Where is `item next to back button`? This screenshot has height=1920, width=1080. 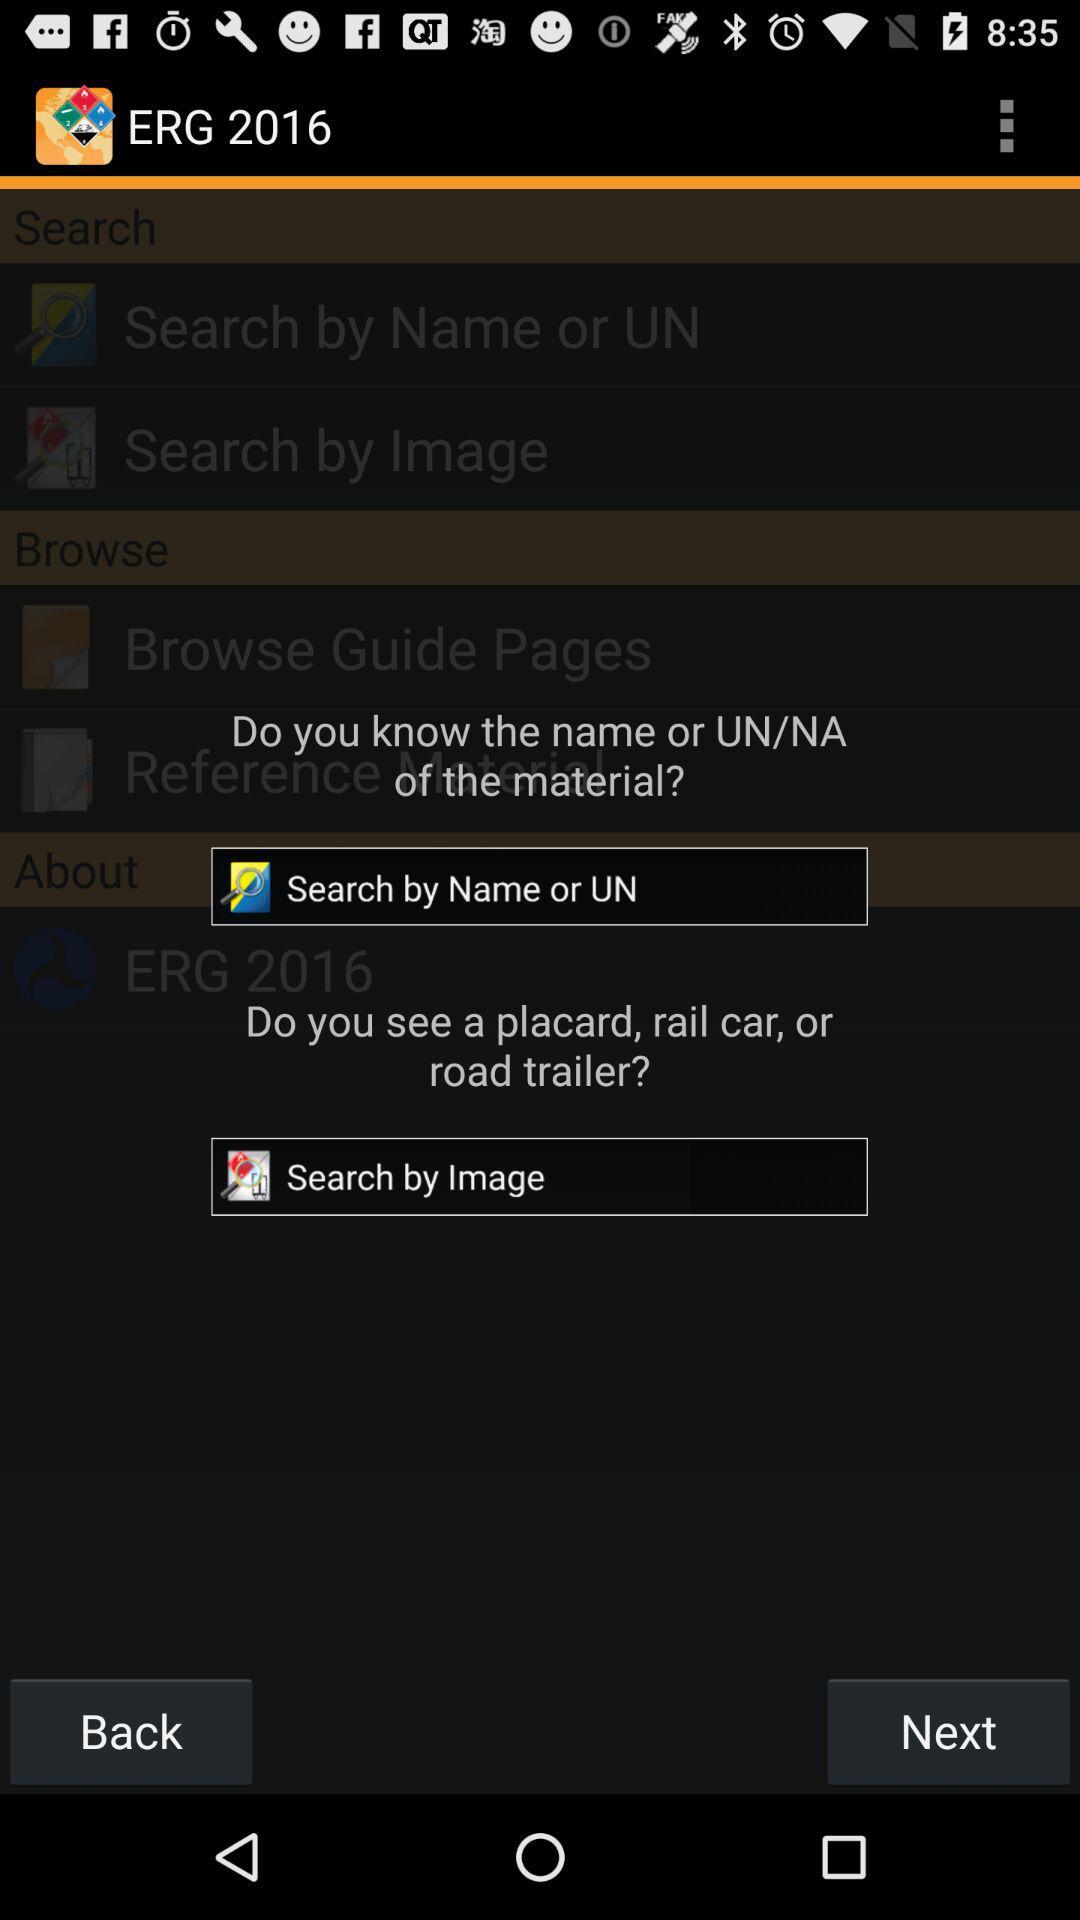 item next to back button is located at coordinates (947, 1730).